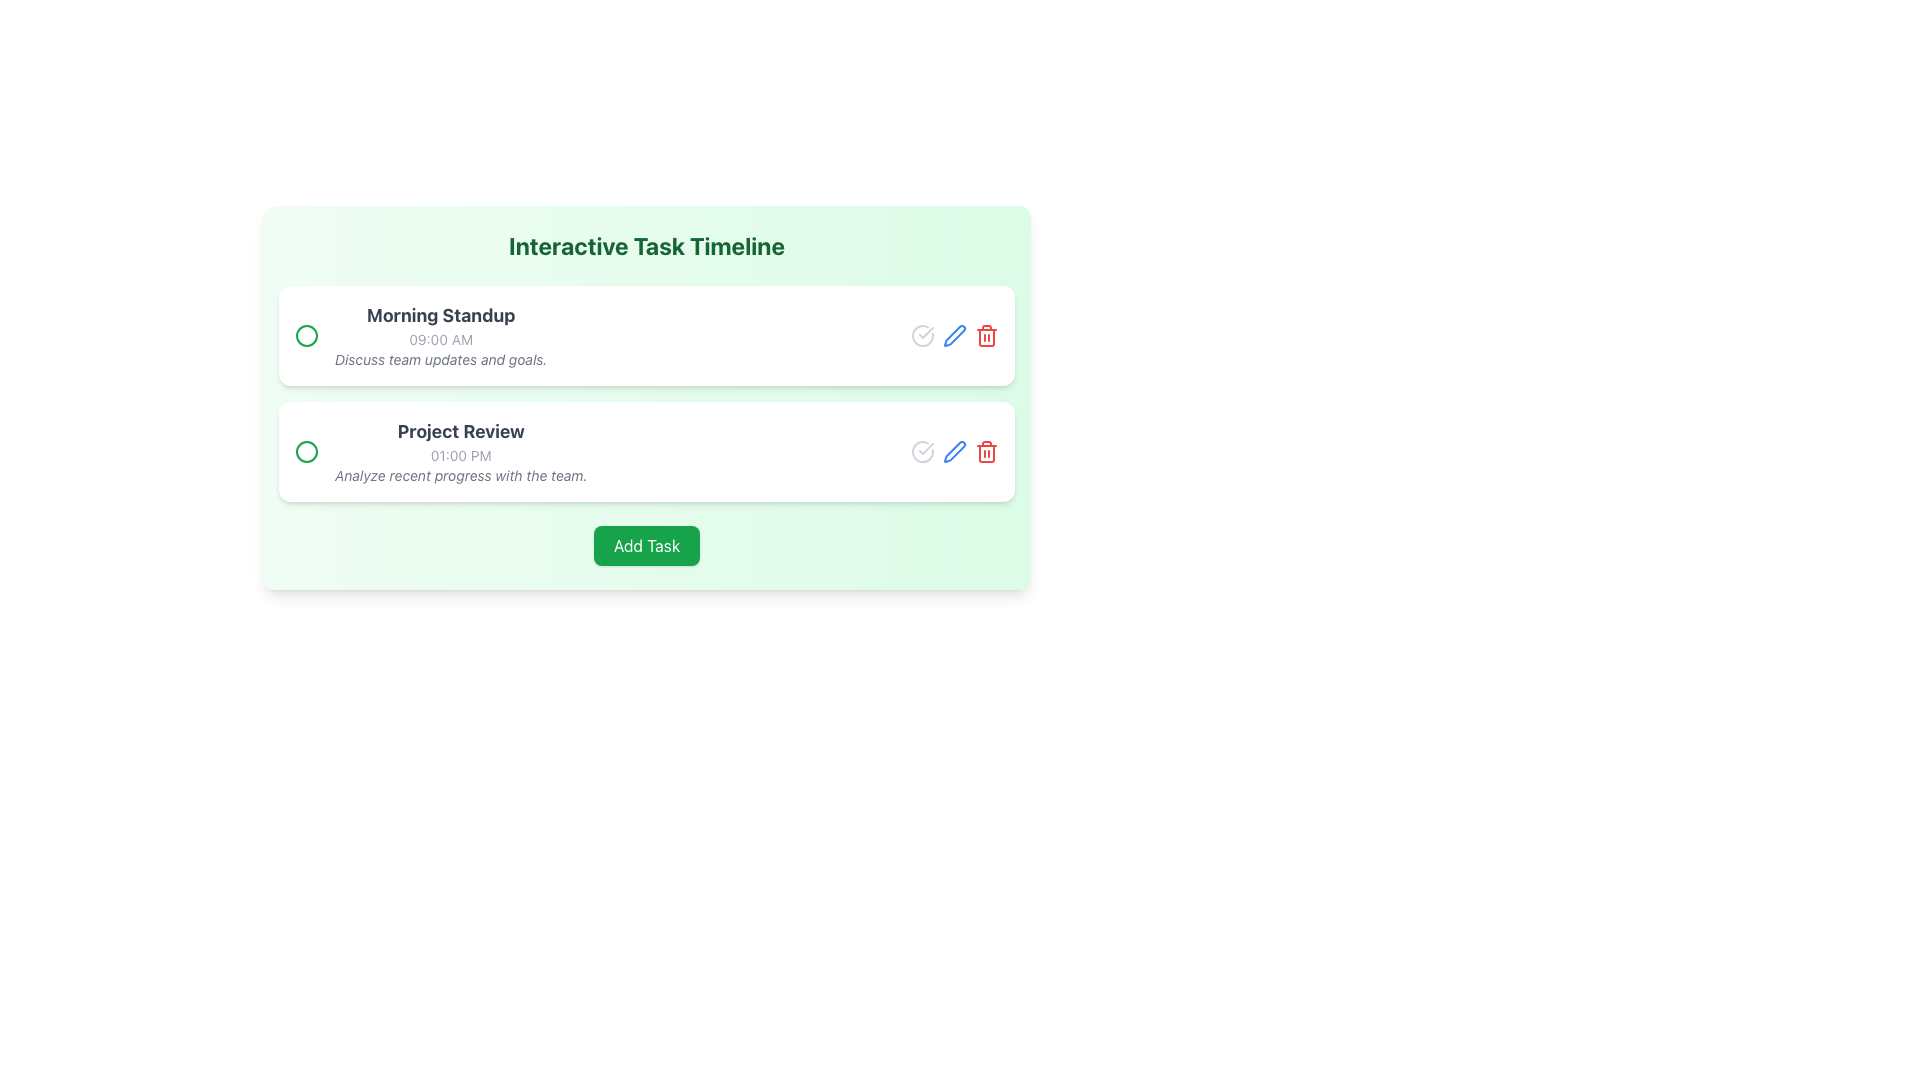 This screenshot has width=1920, height=1080. What do you see at coordinates (306, 334) in the screenshot?
I see `the circular green icon located to the left of the text 'Morning Standup 09:00 AM Discuss team updates and goals.' in the first task card of the timeline` at bounding box center [306, 334].